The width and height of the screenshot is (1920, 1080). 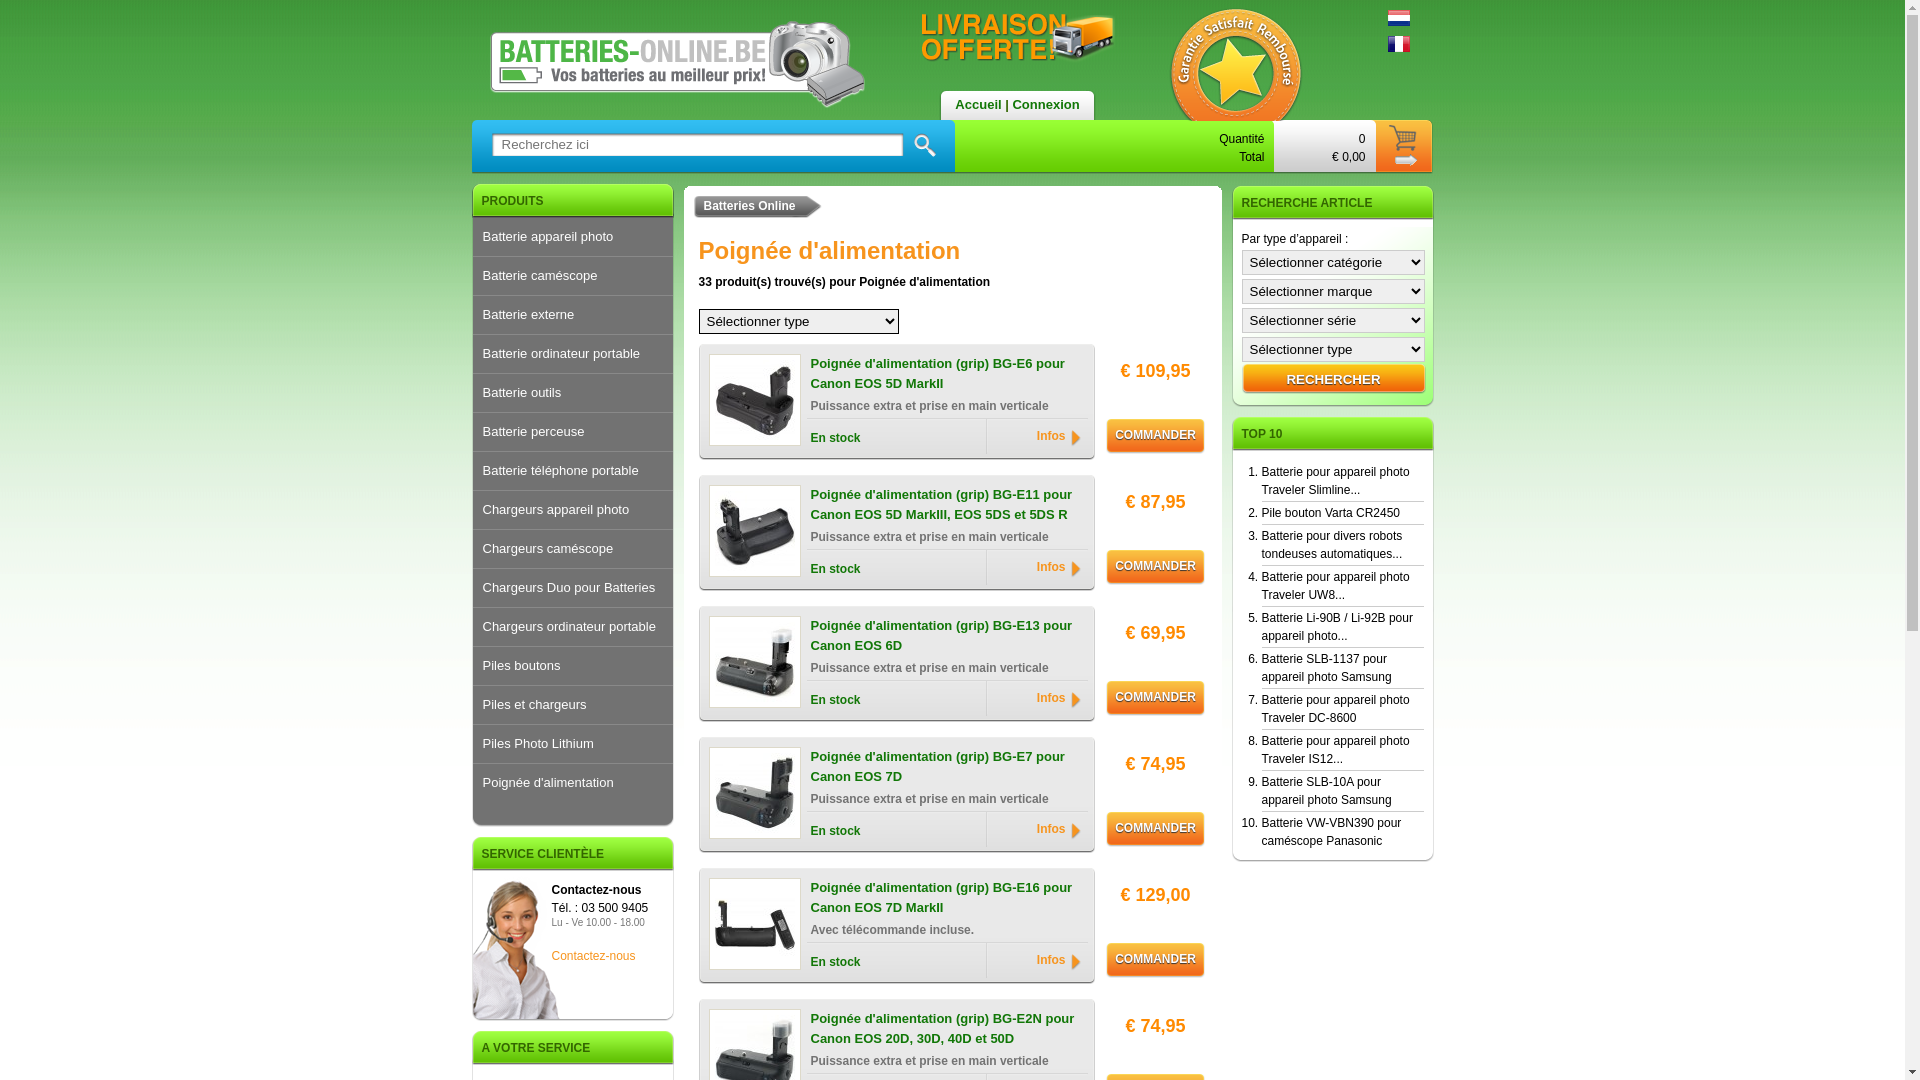 I want to click on 'Piles Photo Lithium', so click(x=570, y=744).